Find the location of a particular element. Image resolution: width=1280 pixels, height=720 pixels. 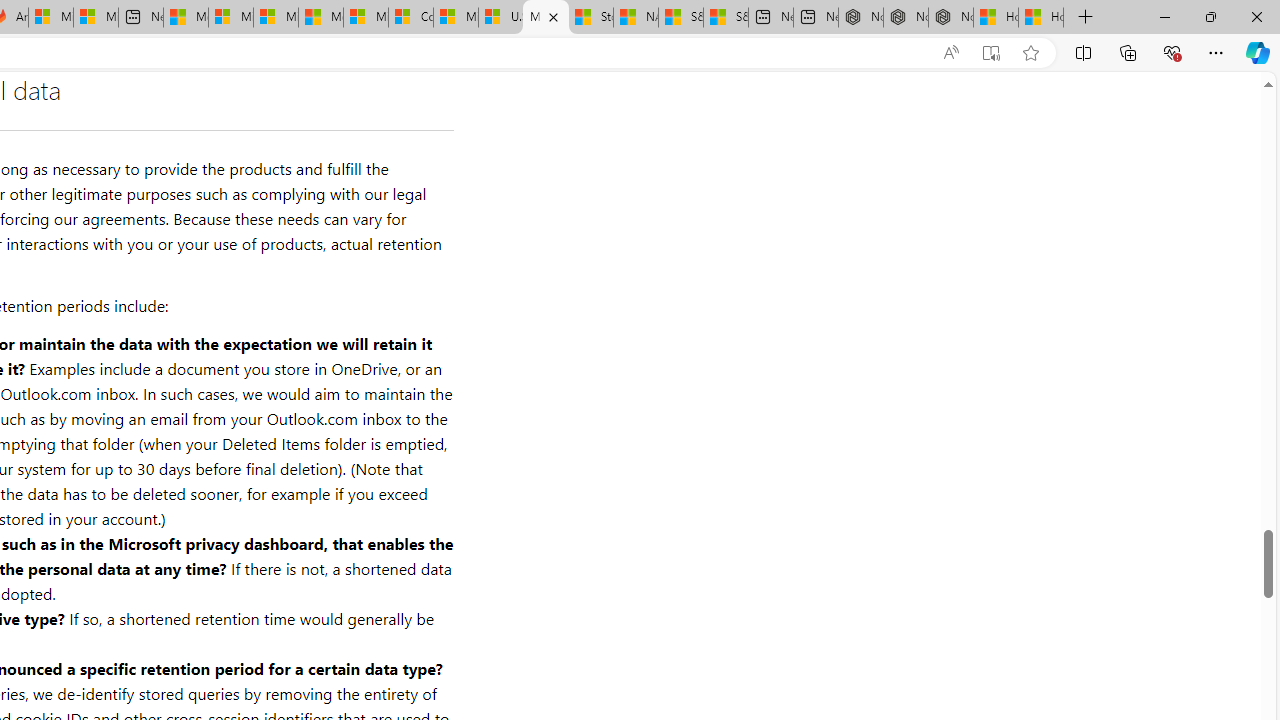

'Microsoft account | Home' is located at coordinates (274, 17).